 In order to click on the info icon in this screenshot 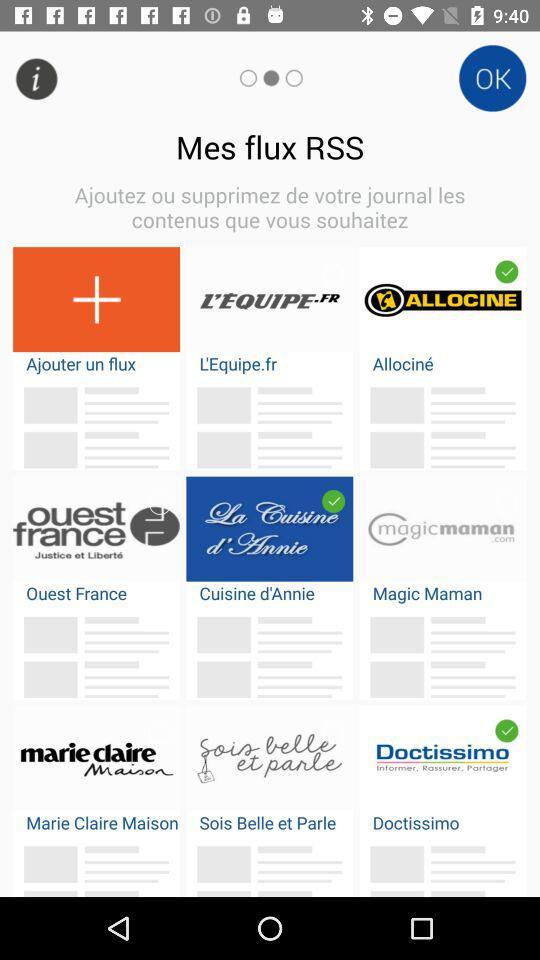, I will do `click(36, 78)`.